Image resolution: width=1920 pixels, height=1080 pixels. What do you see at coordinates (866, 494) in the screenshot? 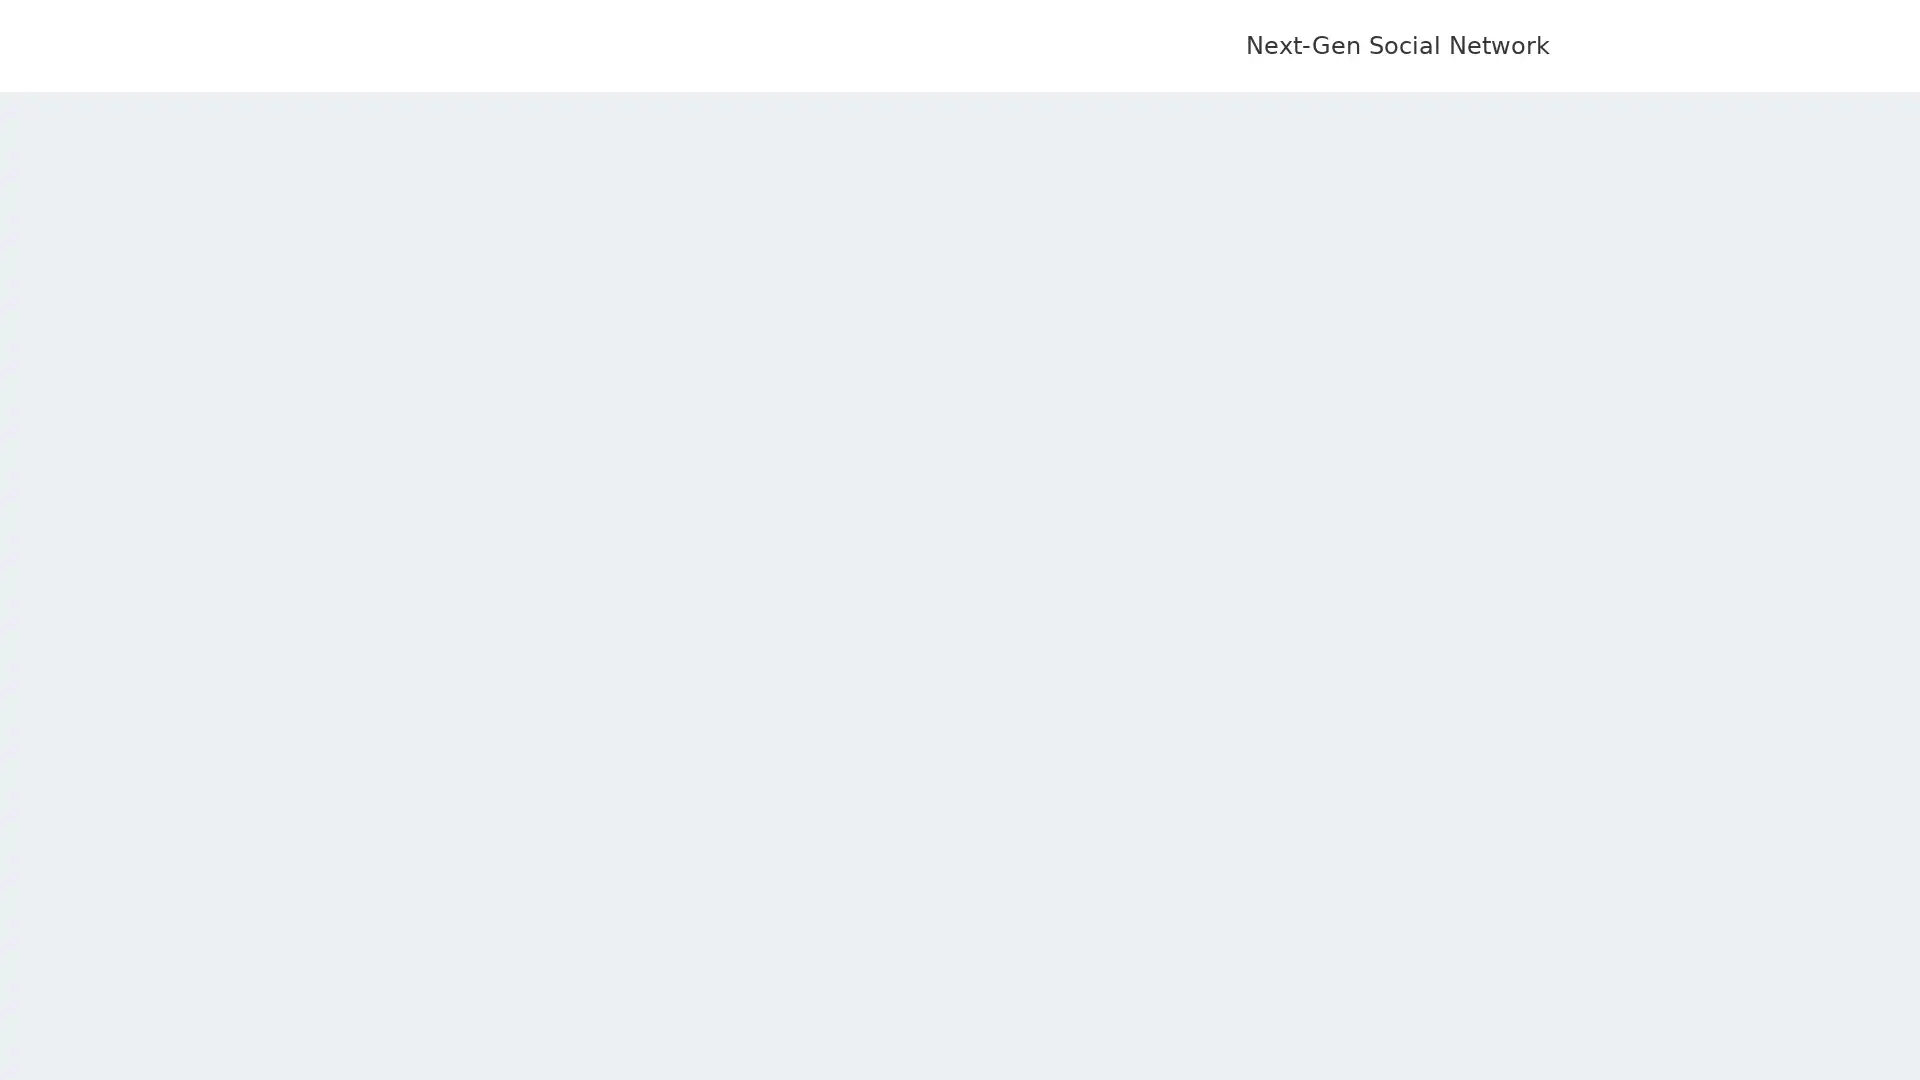
I see `Log in` at bounding box center [866, 494].